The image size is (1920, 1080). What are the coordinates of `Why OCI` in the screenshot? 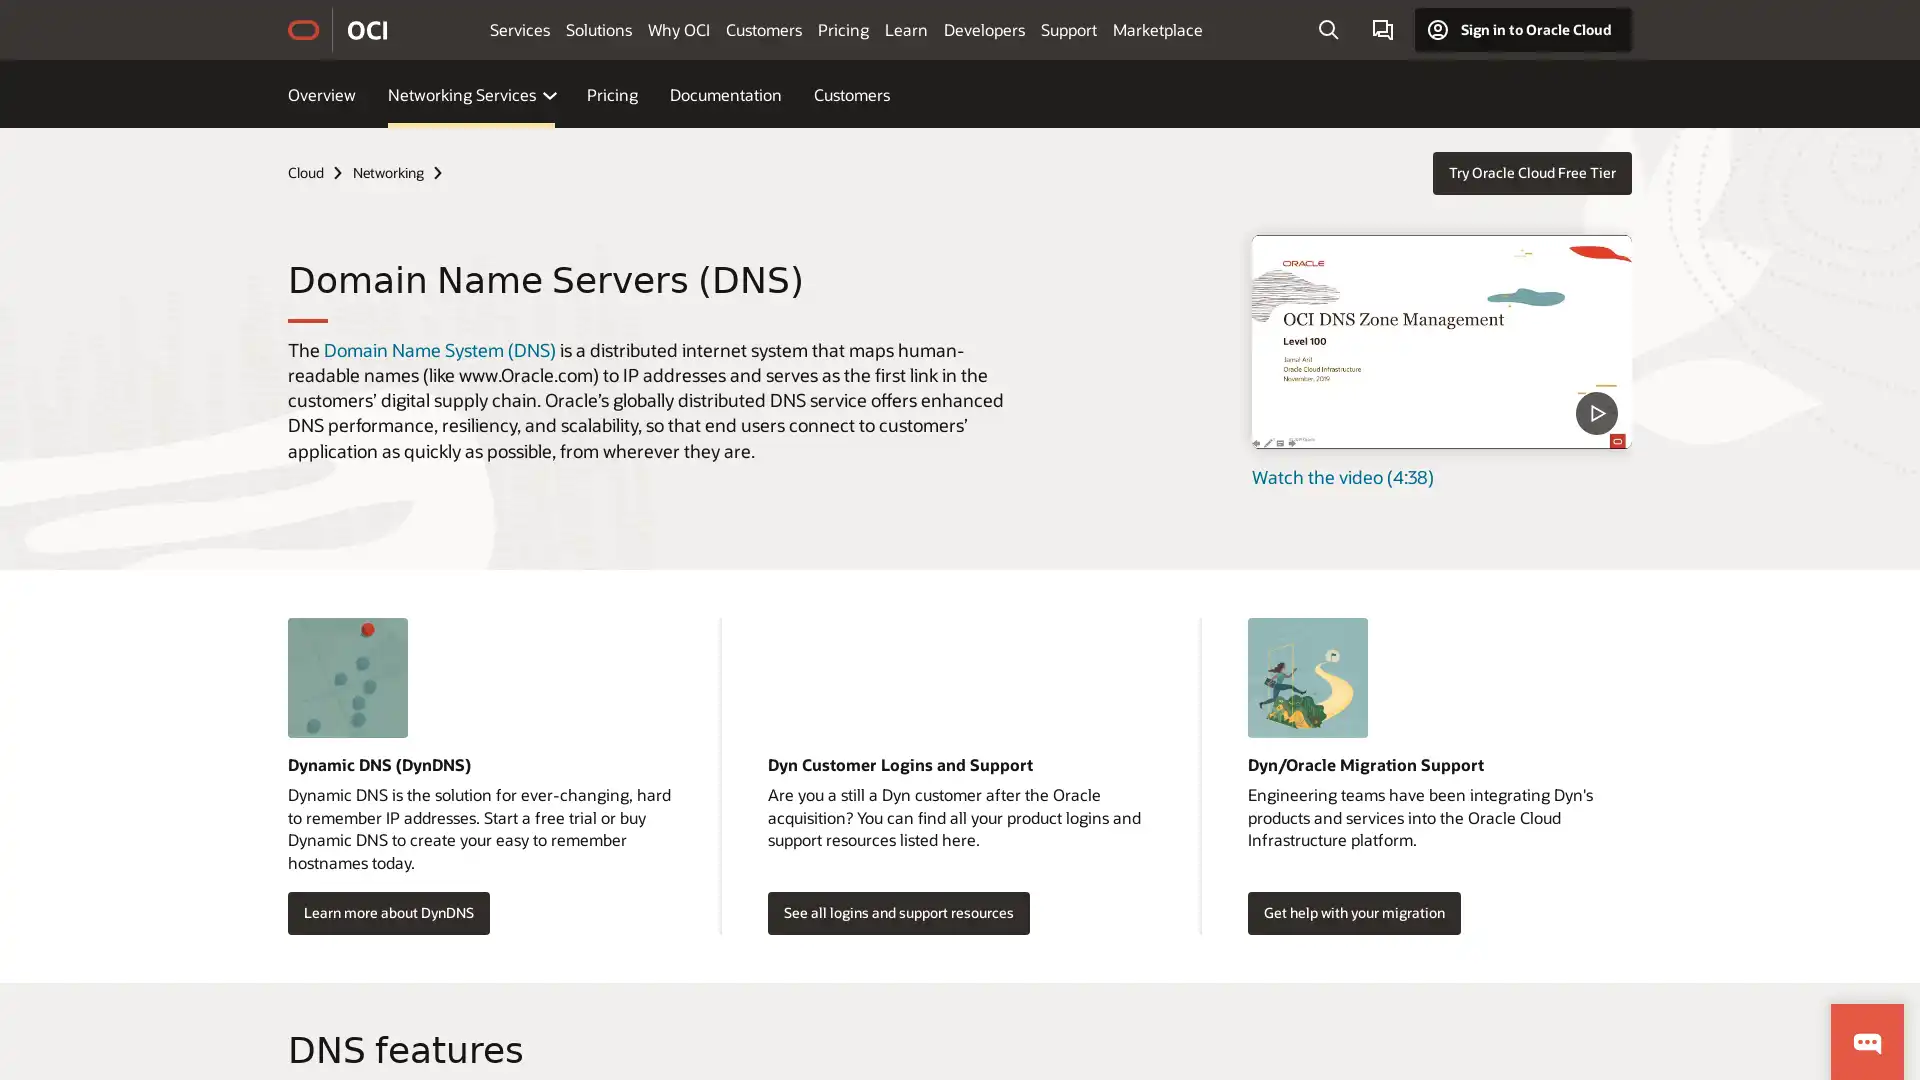 It's located at (678, 29).